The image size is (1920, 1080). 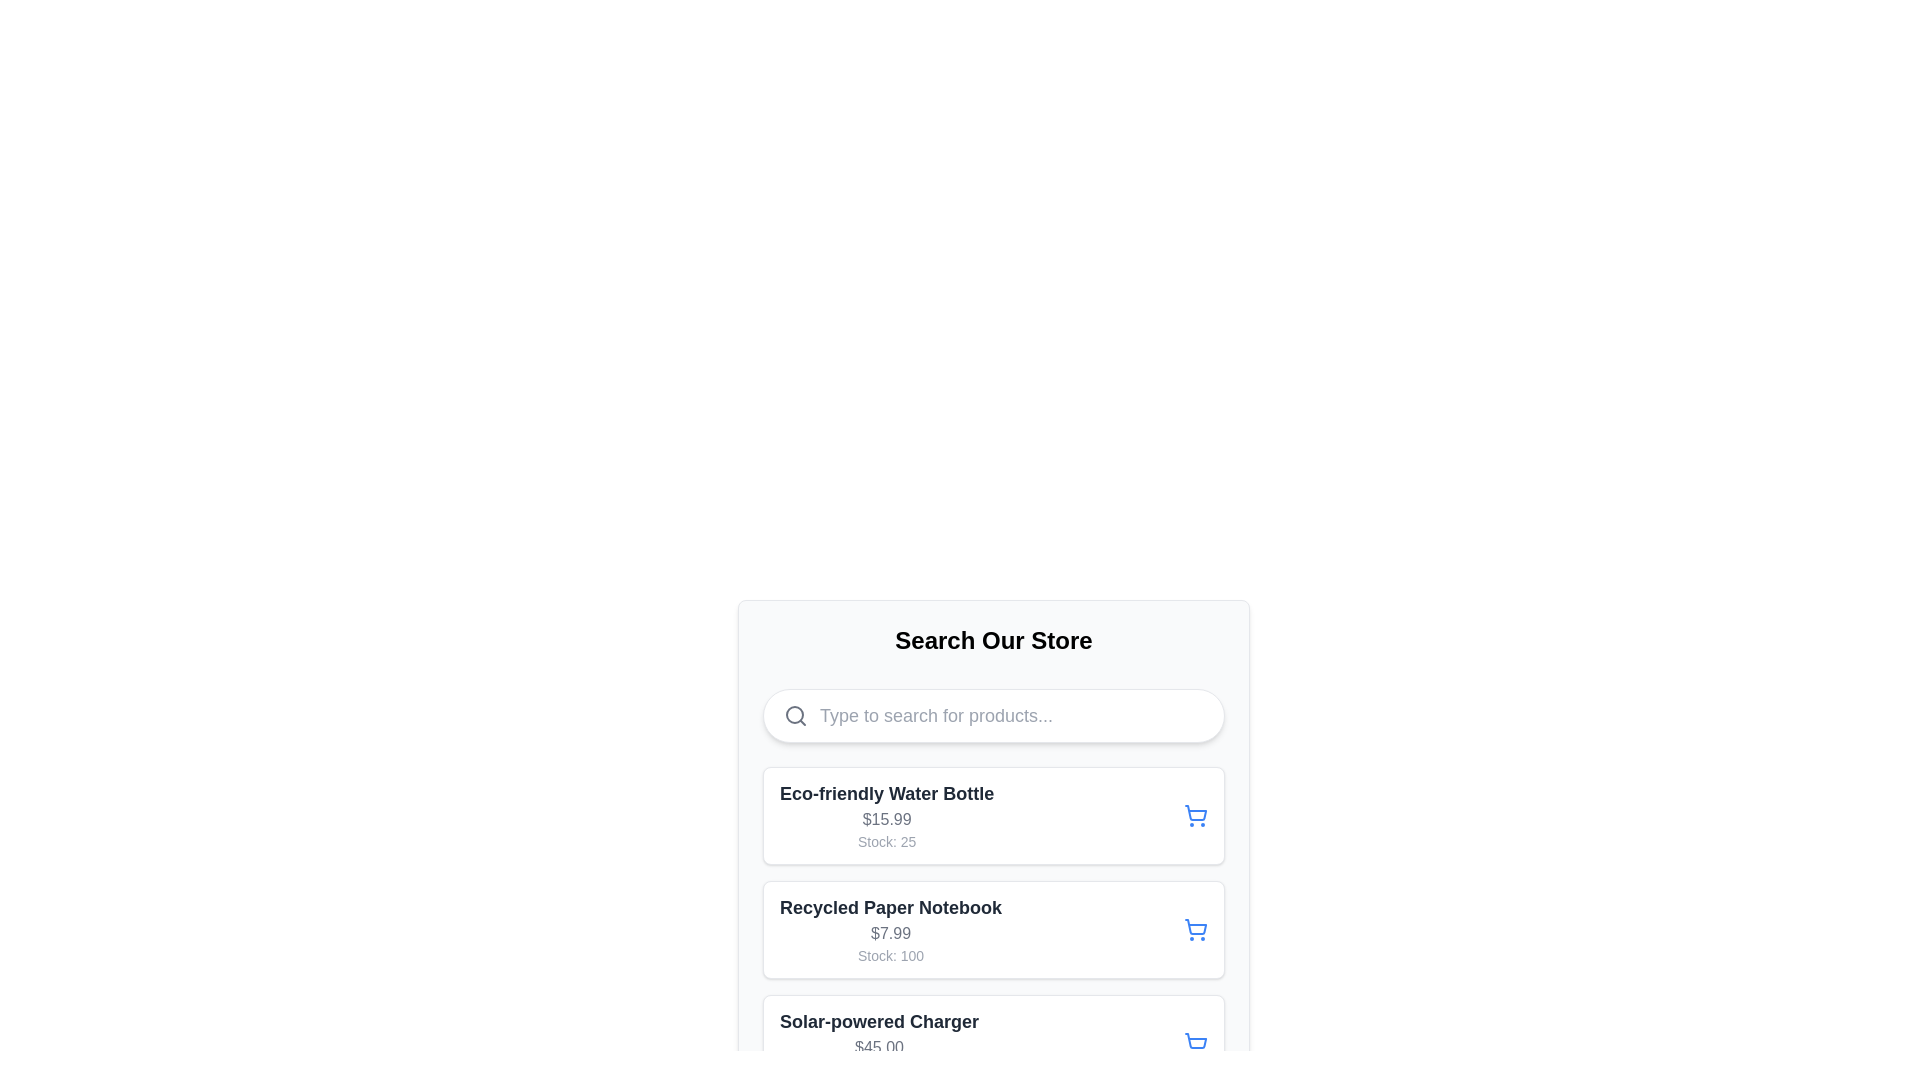 What do you see at coordinates (795, 715) in the screenshot?
I see `the search icon located to the immediate left of the input field labeled 'Type to search for products...' in the search bar at the top of the visible content area` at bounding box center [795, 715].